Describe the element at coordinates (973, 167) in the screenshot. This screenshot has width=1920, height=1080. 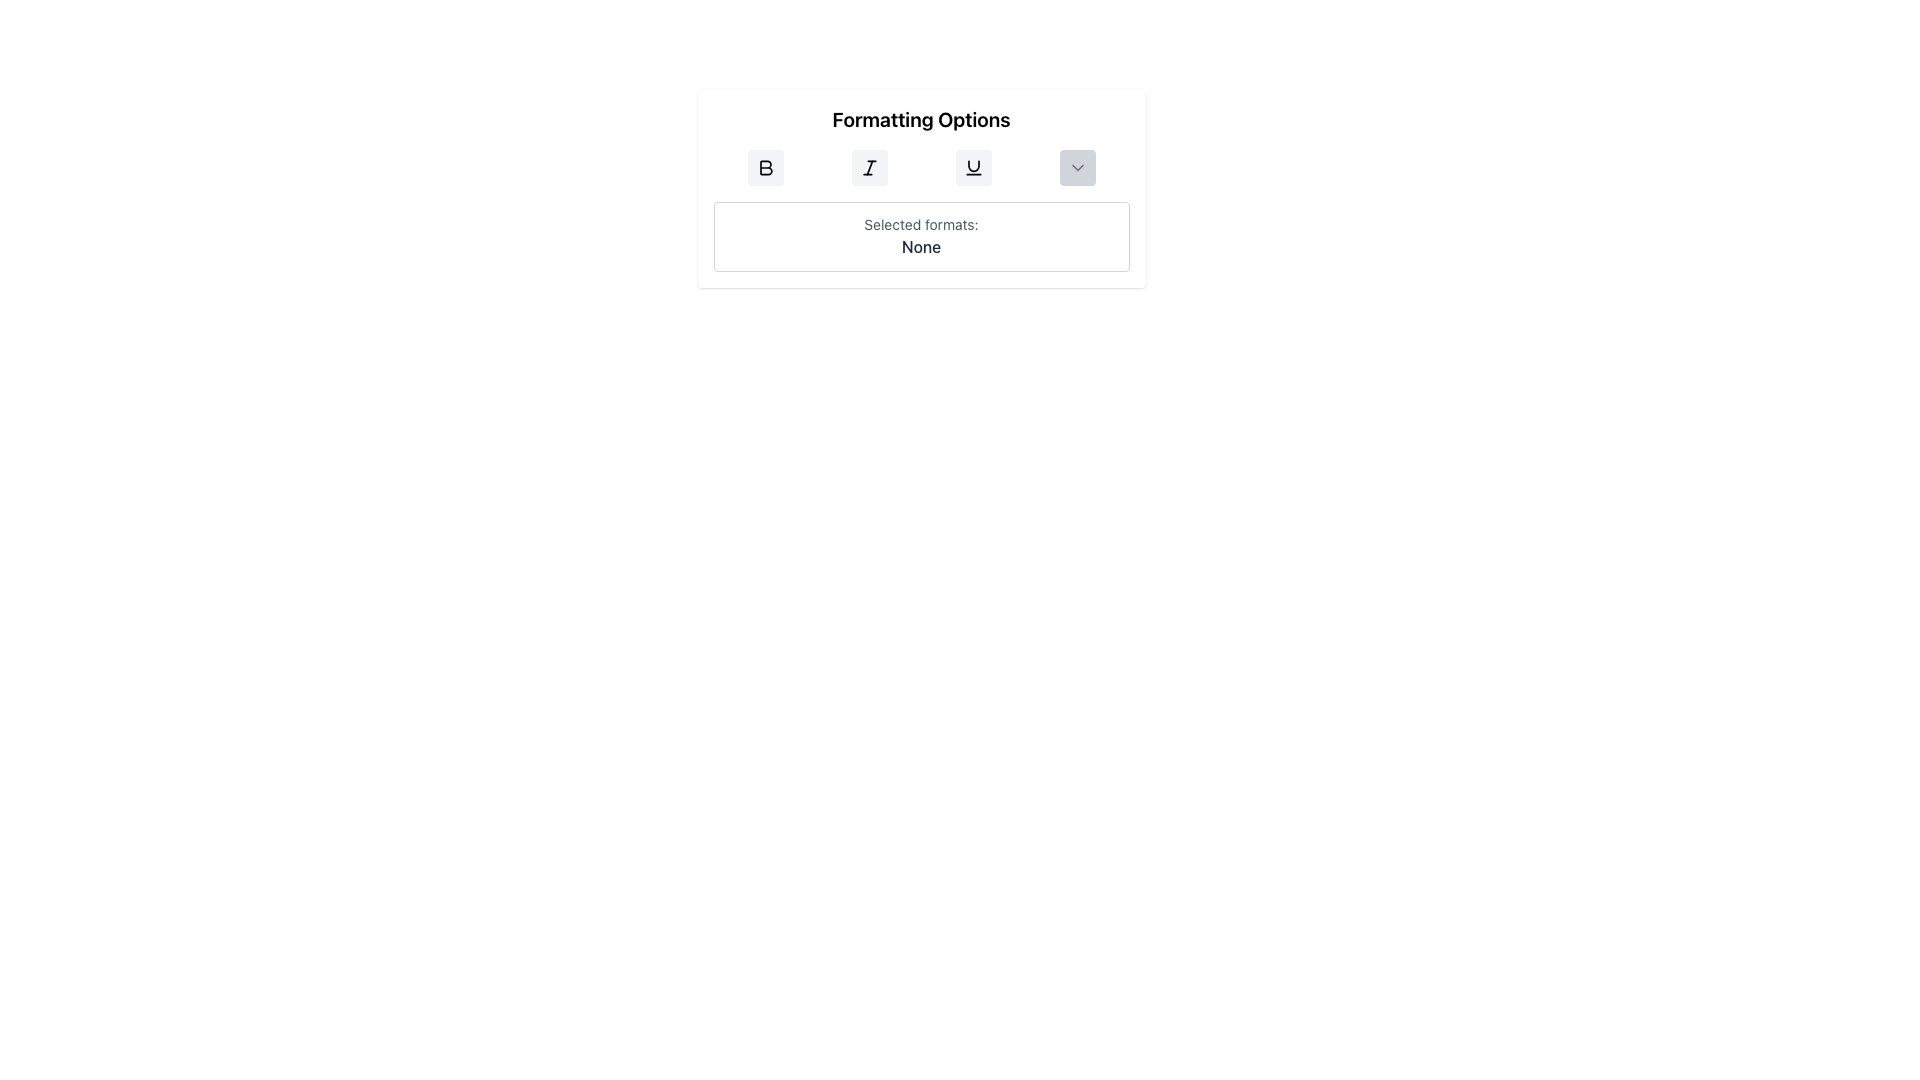
I see `the underline formatting button, which is styled with a light gray rounded background and an icon of an underlined character` at that location.